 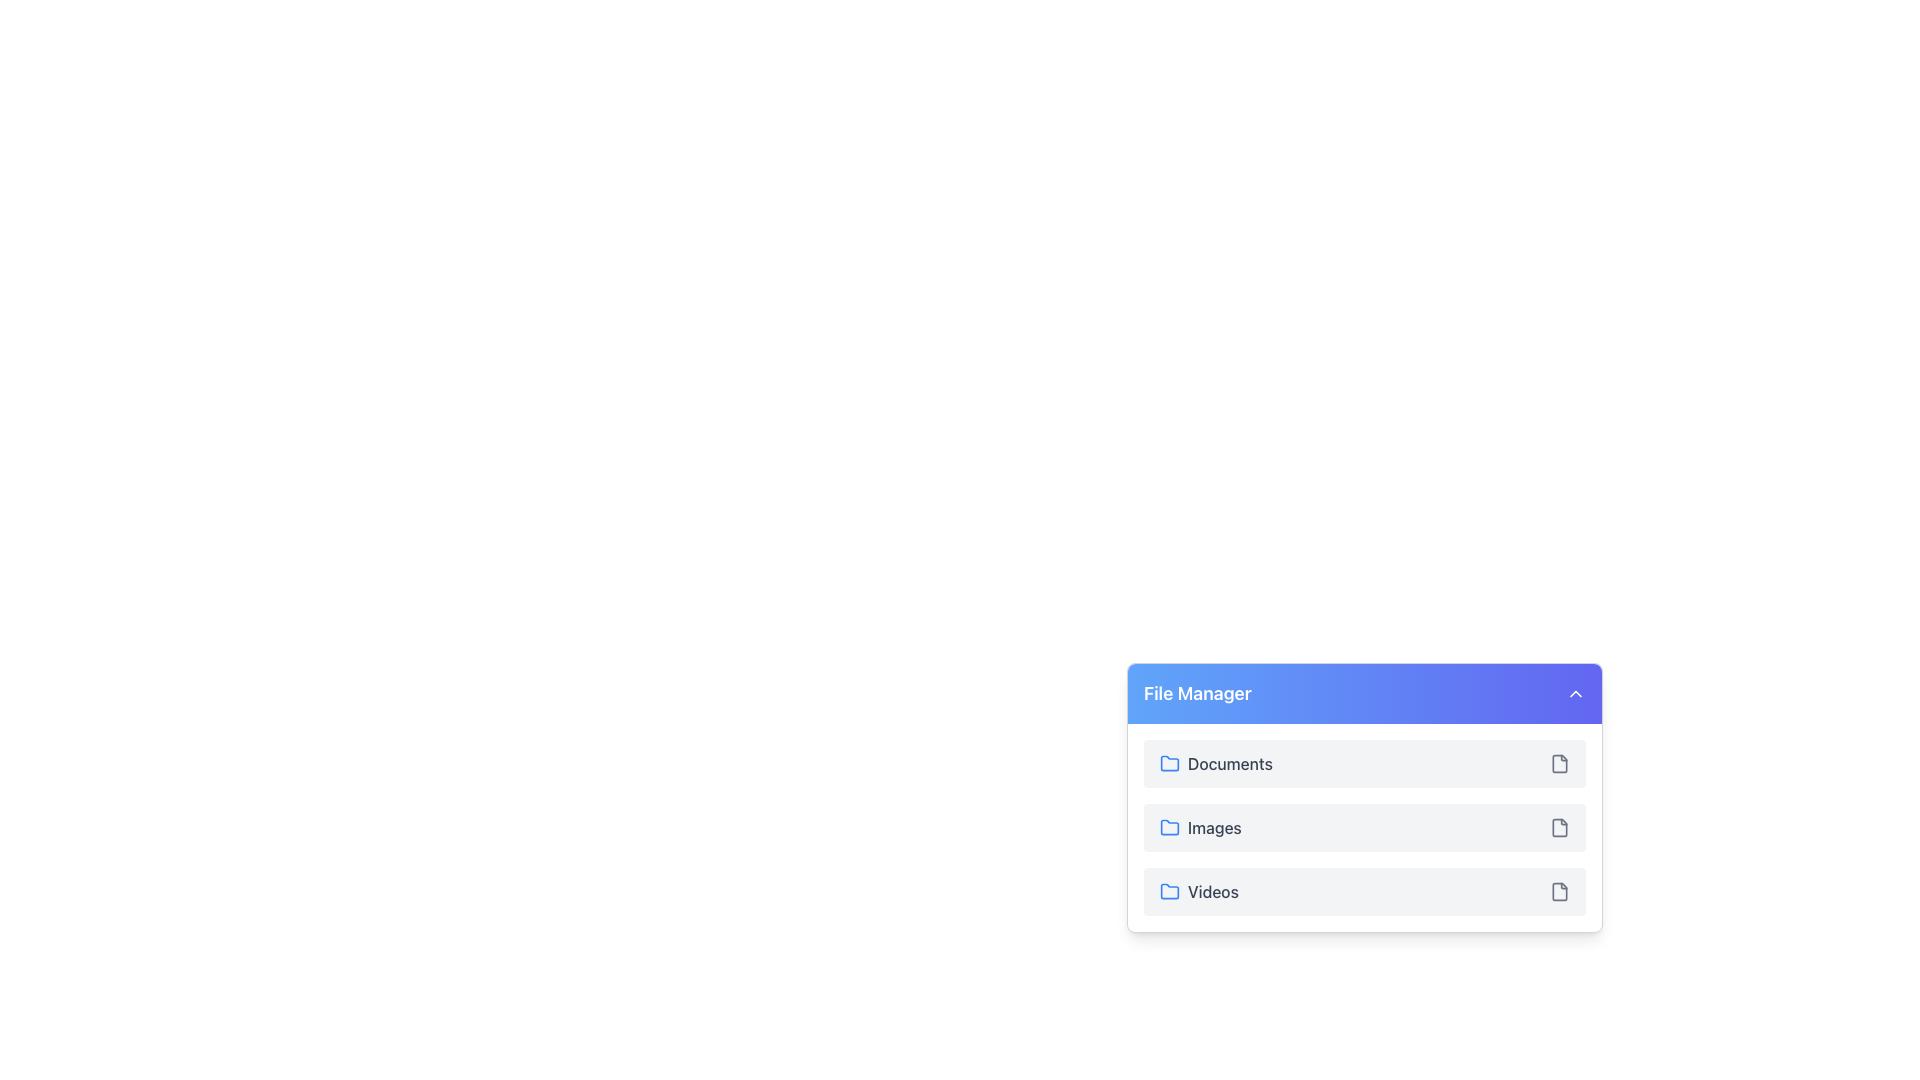 I want to click on the second row labeled 'Images' in the file manager interface, so click(x=1363, y=828).